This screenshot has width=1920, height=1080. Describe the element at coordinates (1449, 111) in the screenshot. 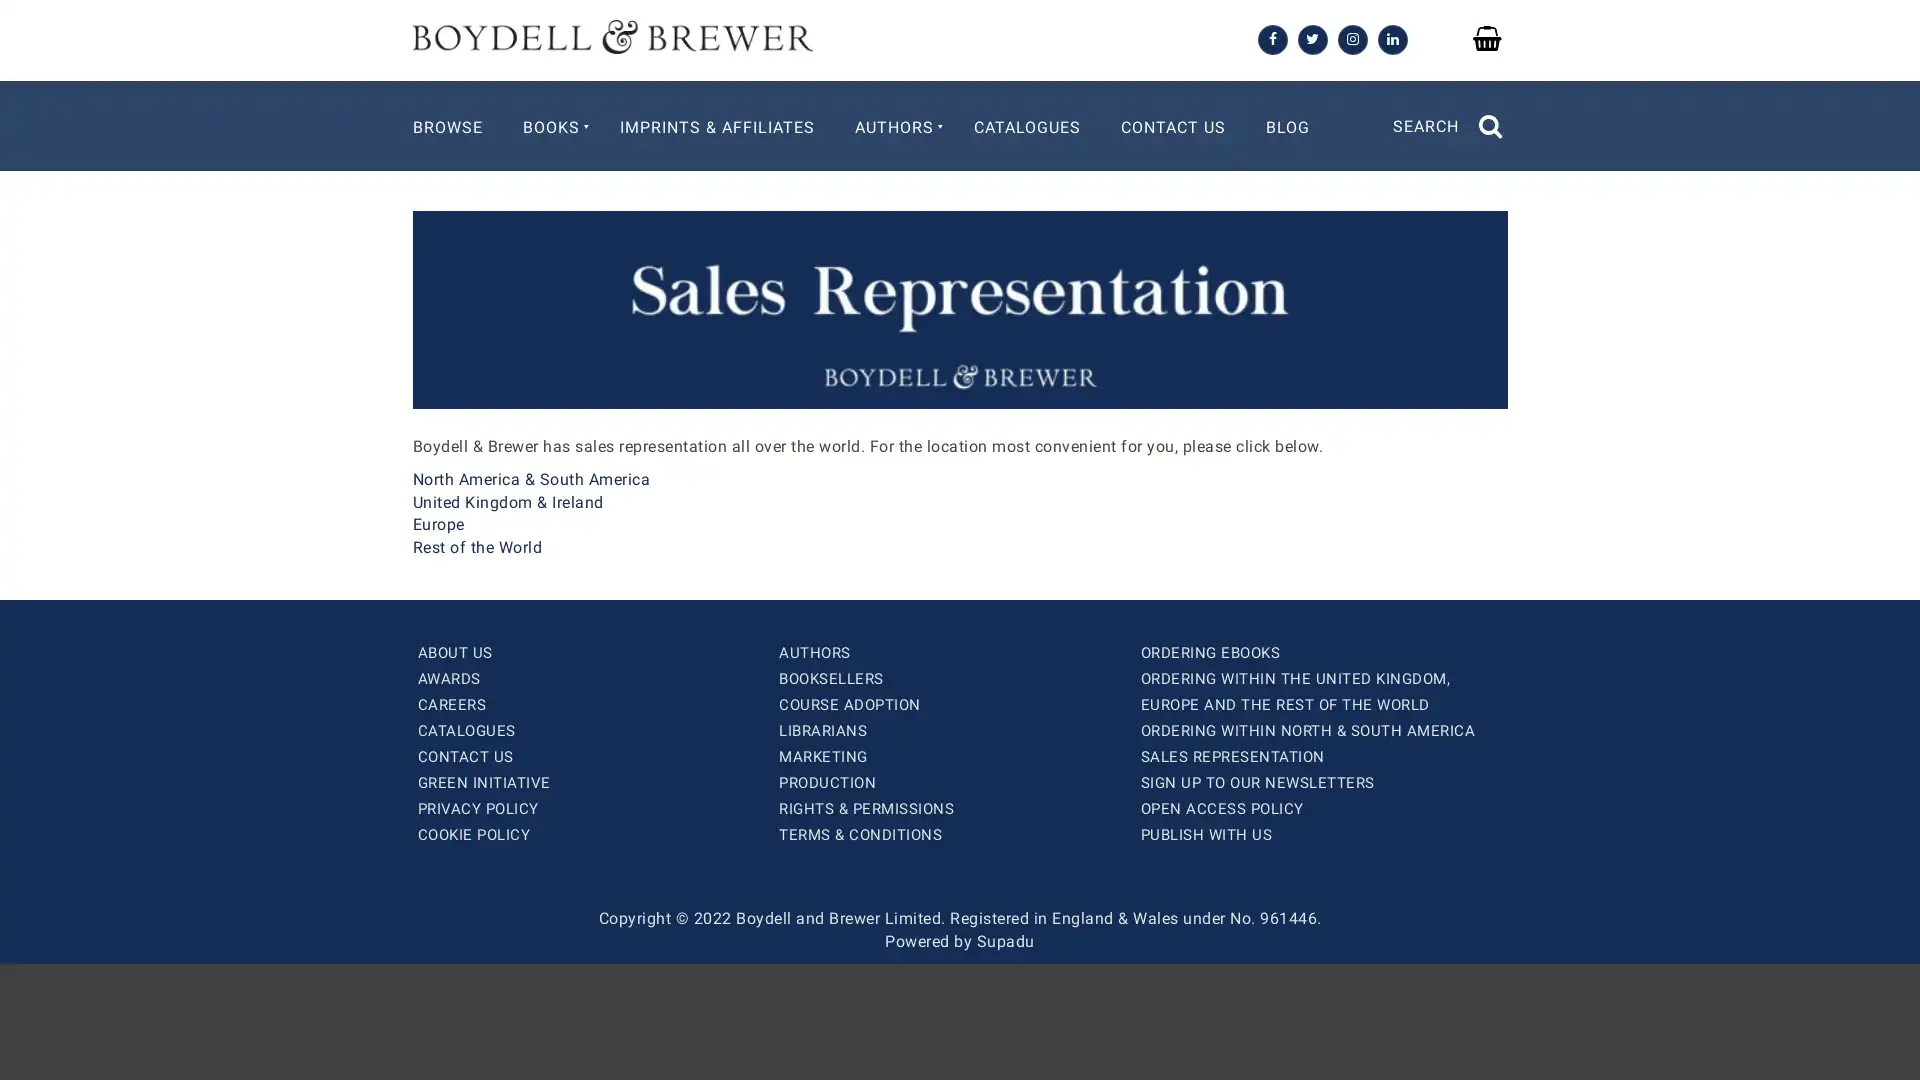

I see `SEARCH` at that location.